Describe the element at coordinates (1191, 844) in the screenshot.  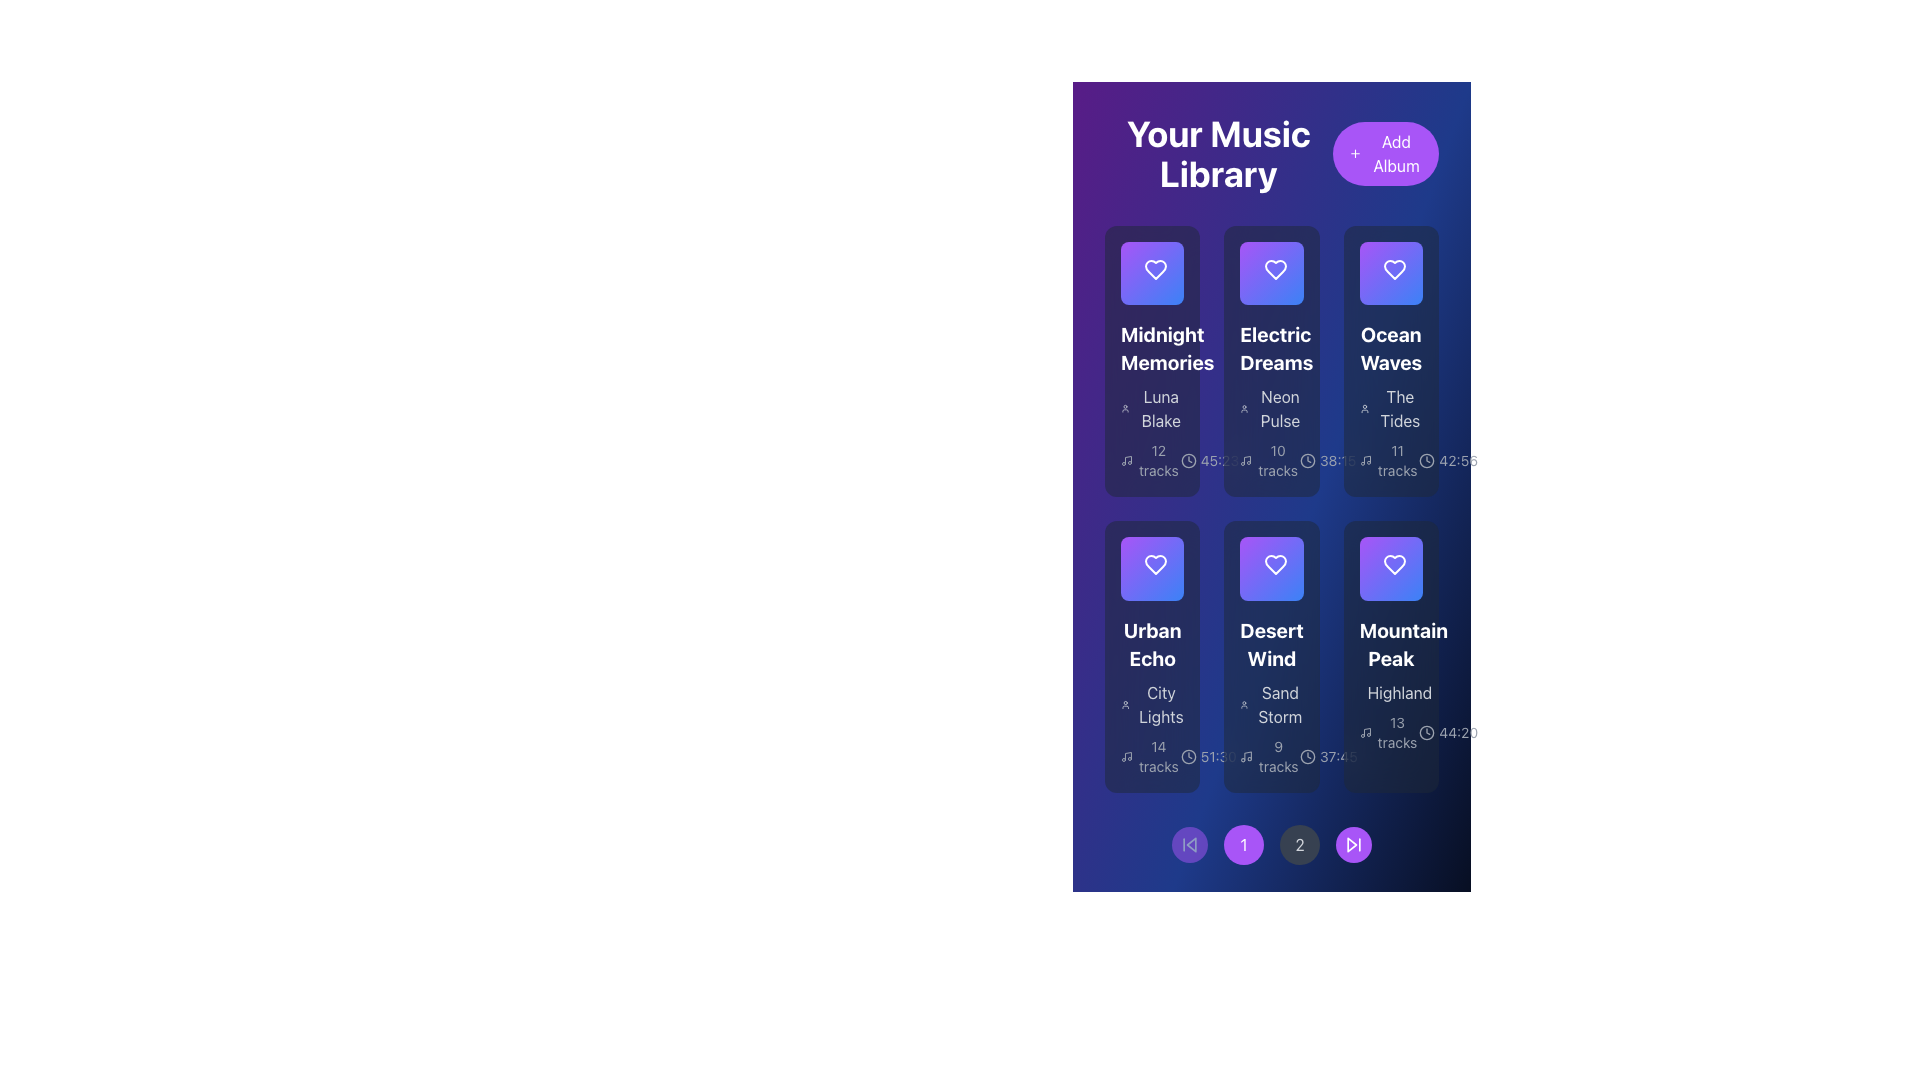
I see `the triangular icon located within the circular button at the bottom-left corner of the page` at that location.